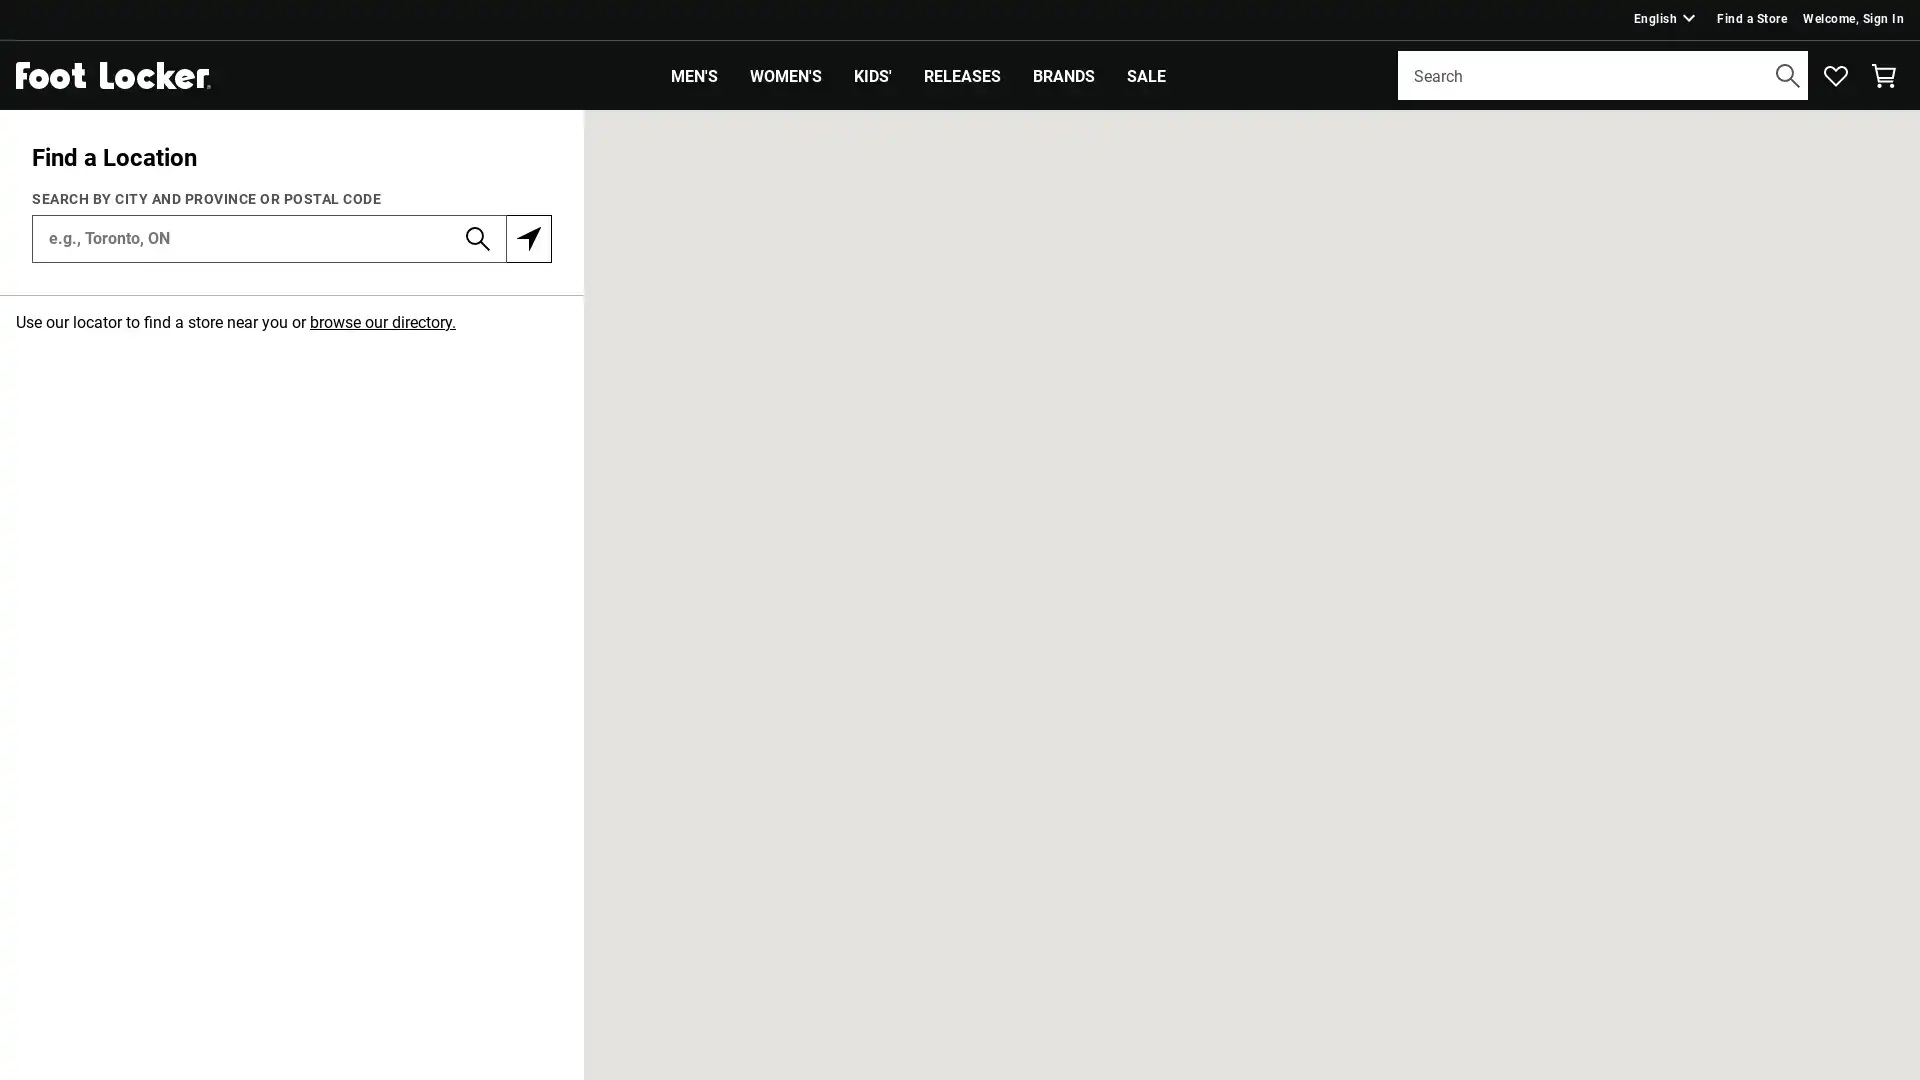 The height and width of the screenshot is (1080, 1920). What do you see at coordinates (1889, 138) in the screenshot?
I see `Zoom in` at bounding box center [1889, 138].